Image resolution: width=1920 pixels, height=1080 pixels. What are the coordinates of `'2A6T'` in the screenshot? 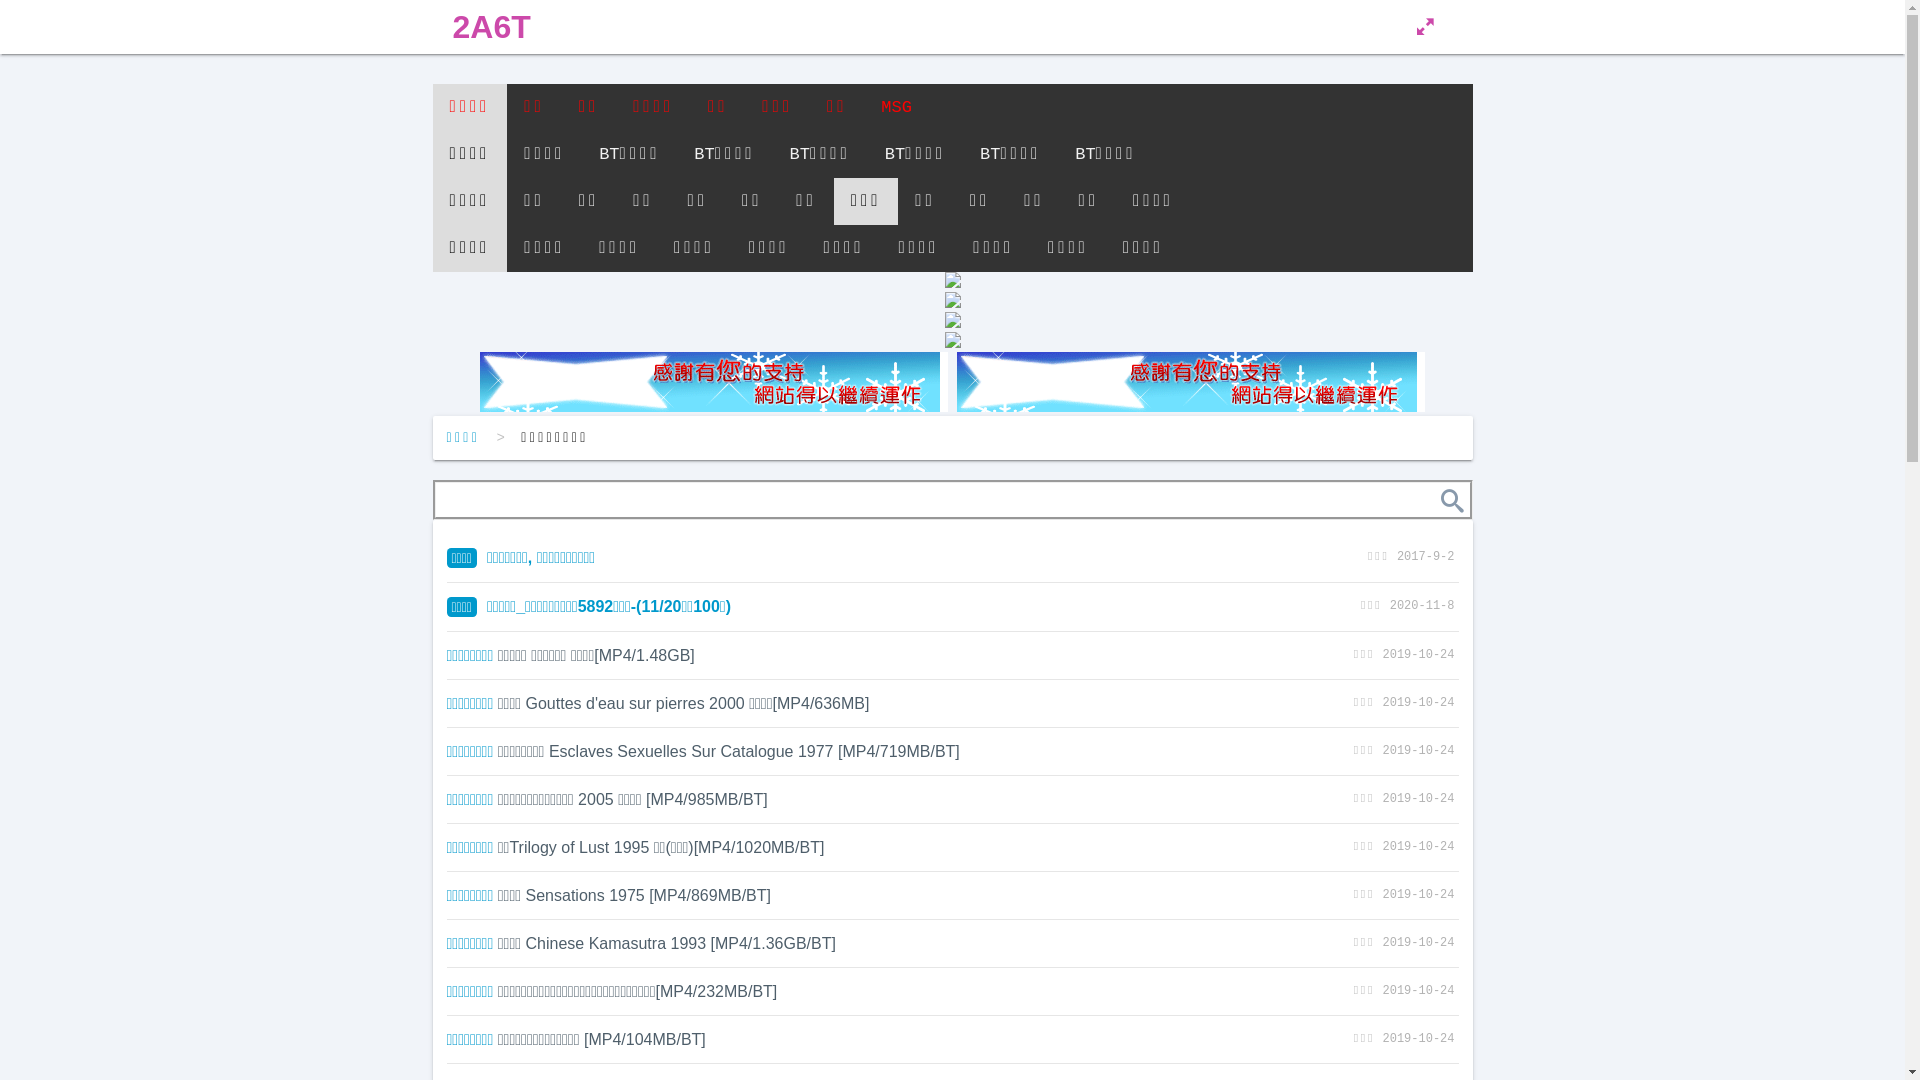 It's located at (431, 27).